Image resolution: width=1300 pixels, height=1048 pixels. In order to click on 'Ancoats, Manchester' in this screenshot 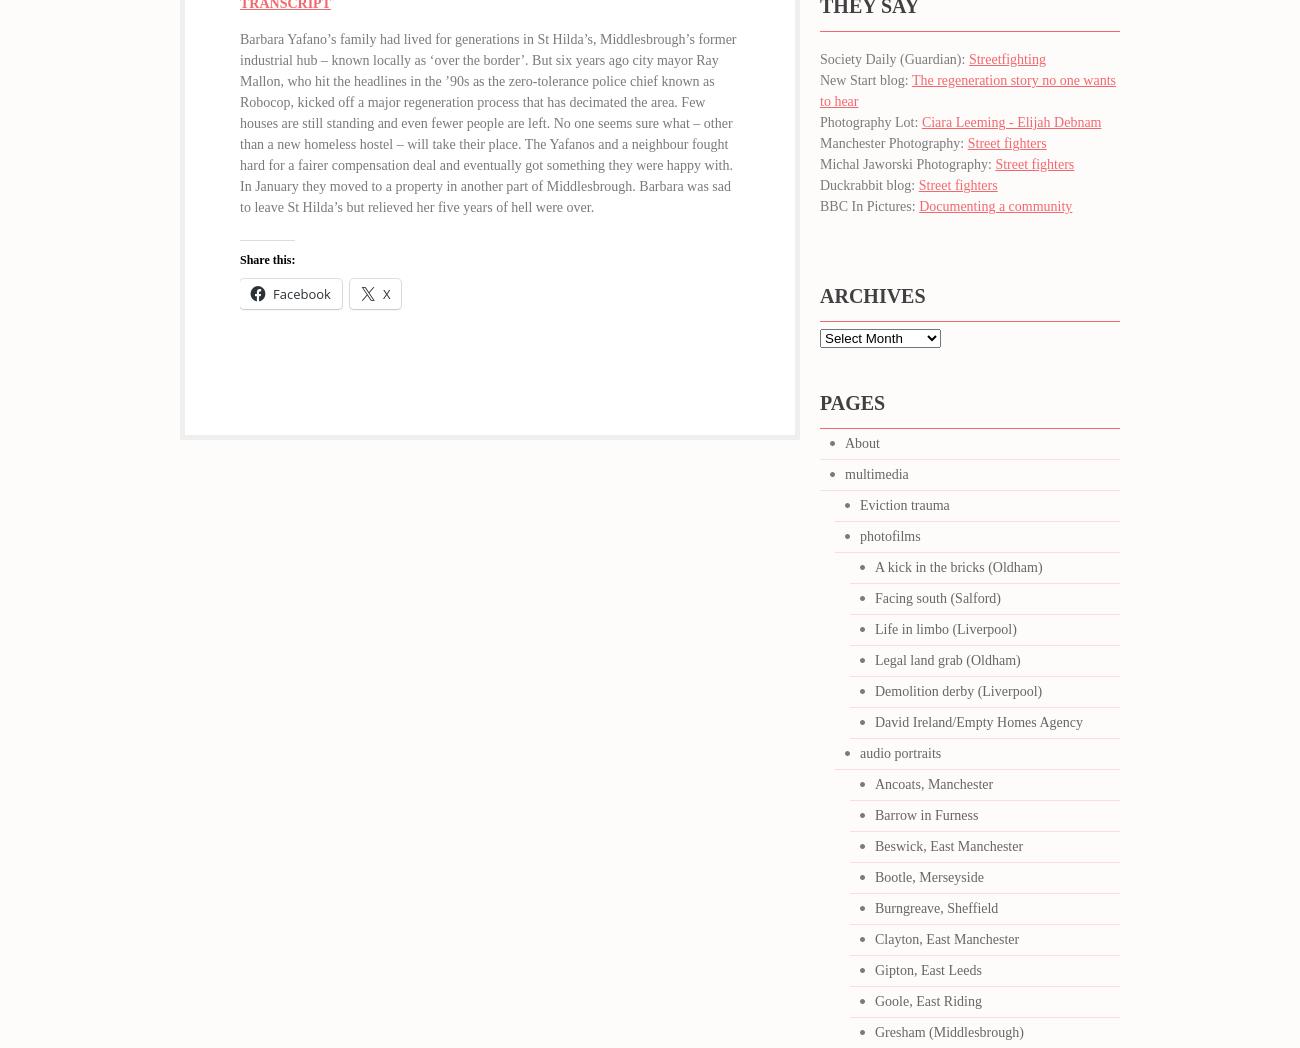, I will do `click(934, 784)`.